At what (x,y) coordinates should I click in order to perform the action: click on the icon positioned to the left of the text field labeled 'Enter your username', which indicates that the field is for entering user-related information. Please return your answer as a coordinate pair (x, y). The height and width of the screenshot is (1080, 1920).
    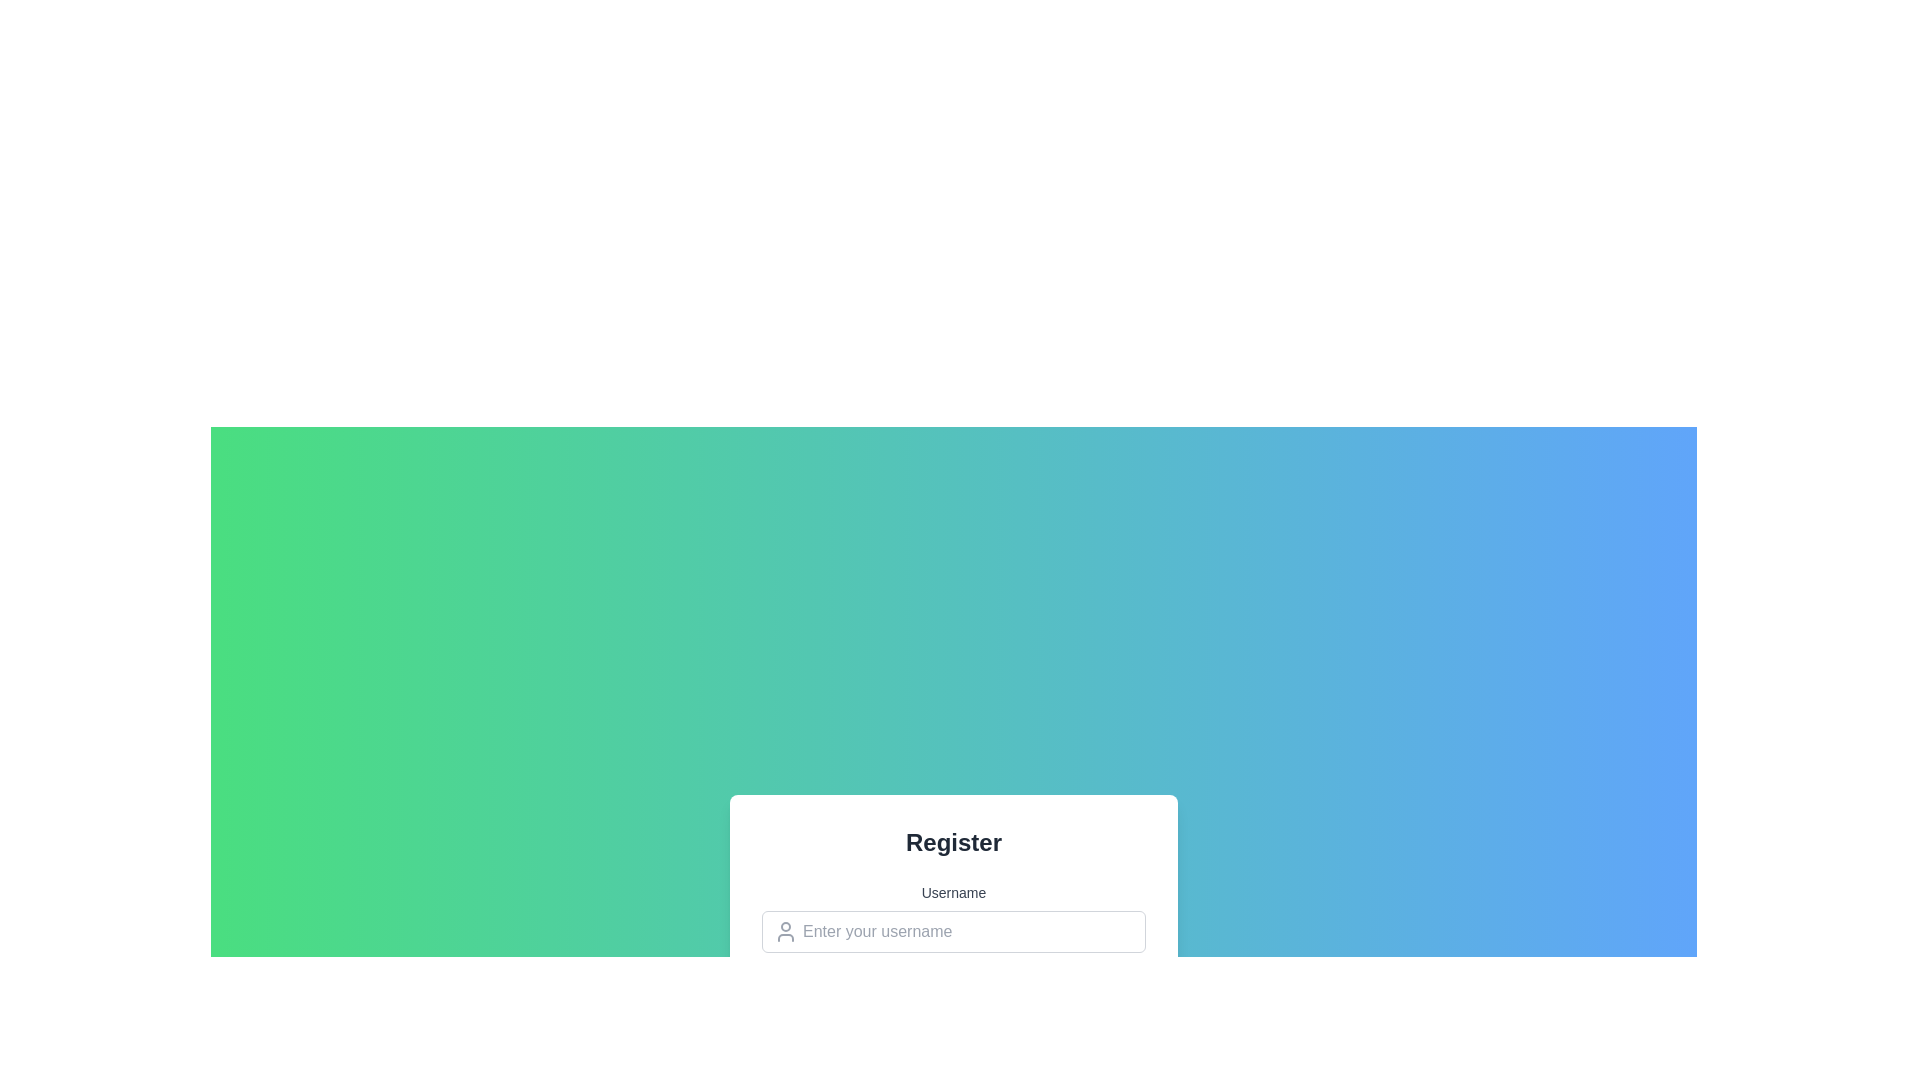
    Looking at the image, I should click on (785, 932).